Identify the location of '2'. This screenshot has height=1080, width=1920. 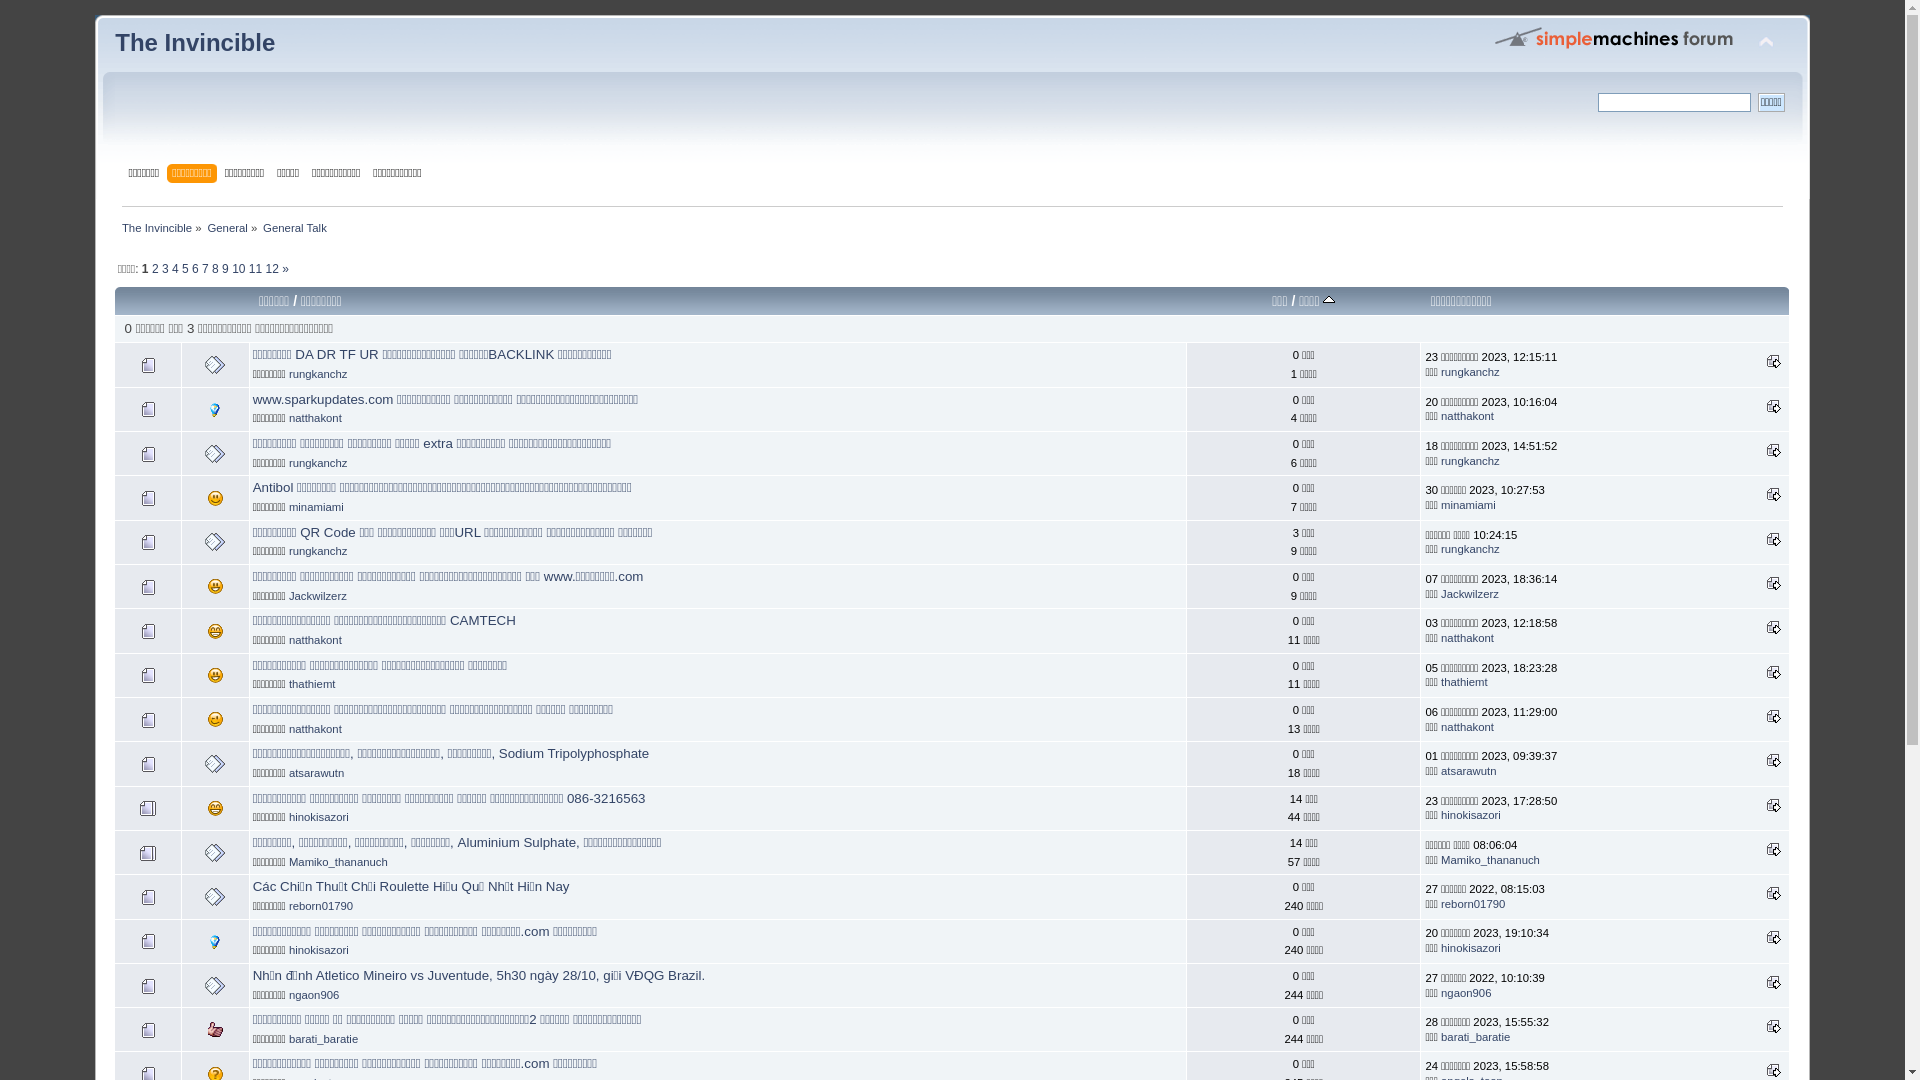
(154, 268).